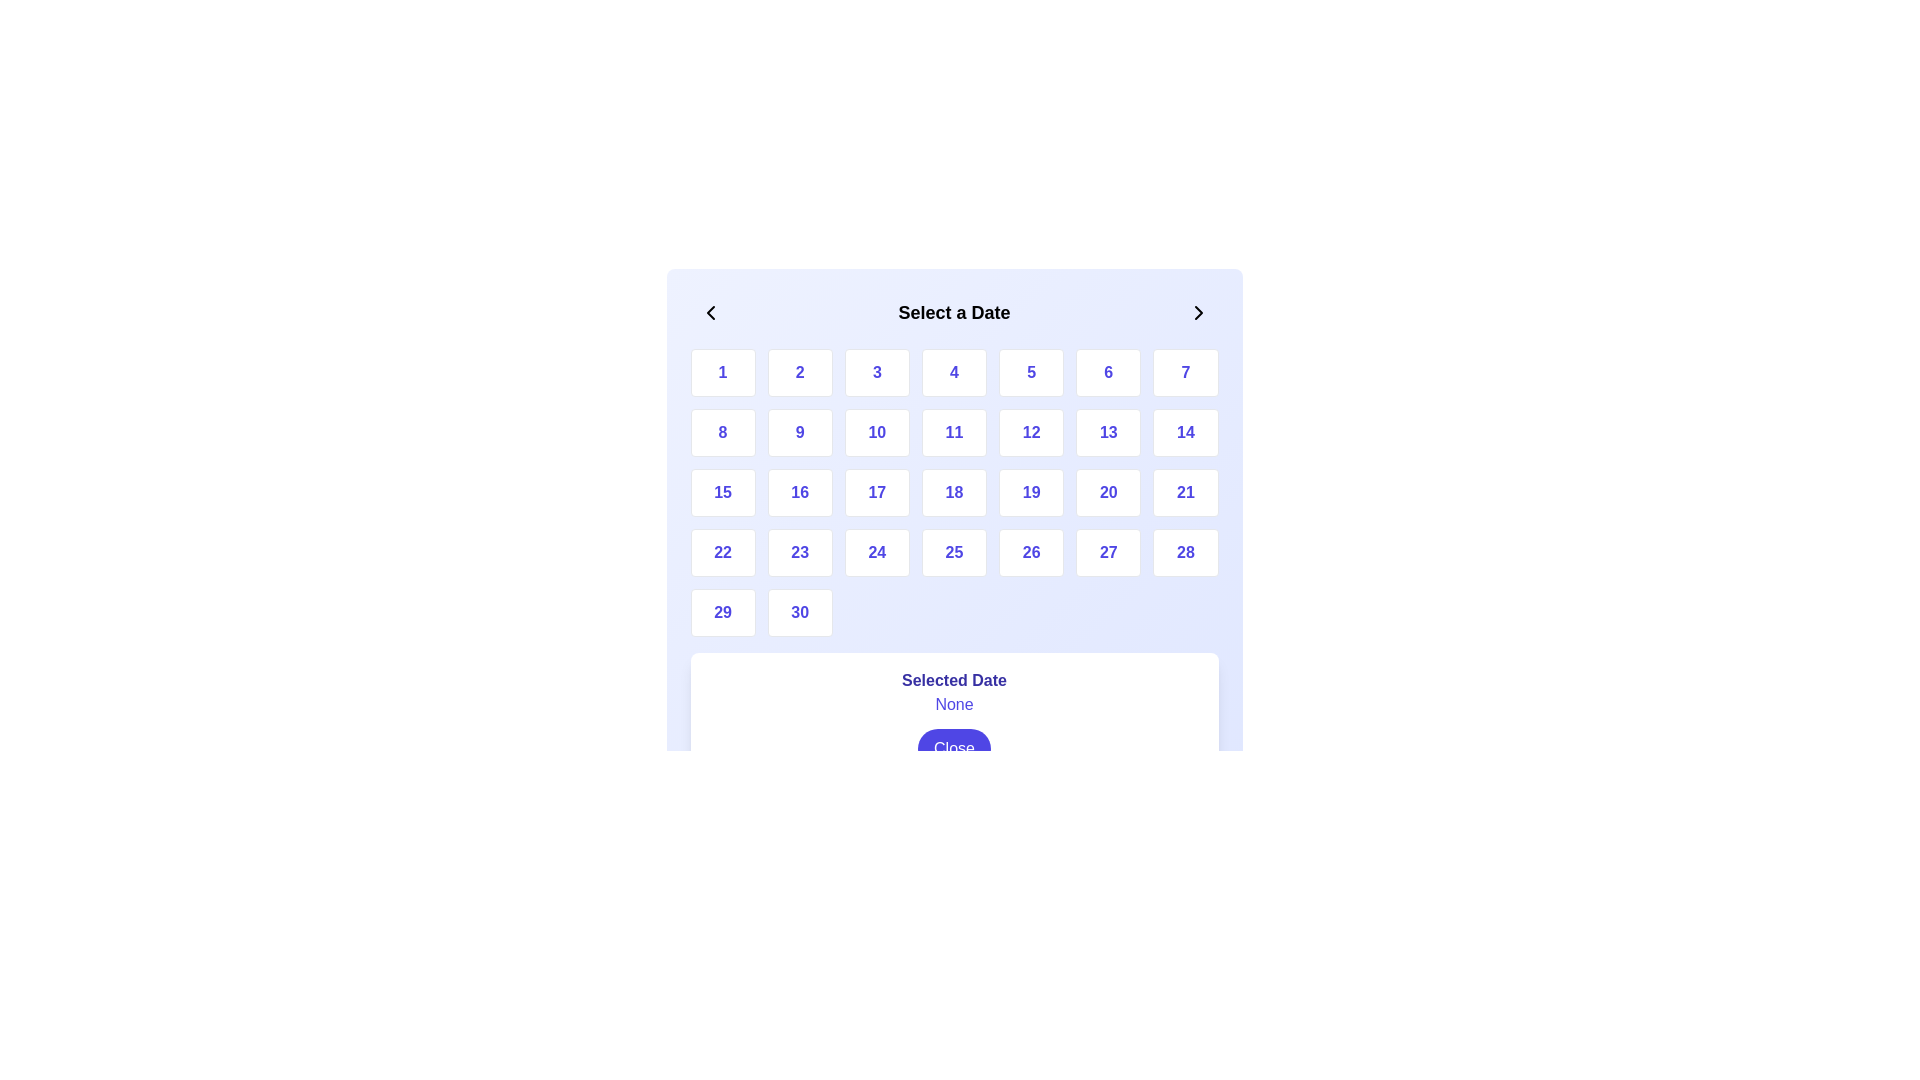 The image size is (1920, 1080). Describe the element at coordinates (1031, 373) in the screenshot. I see `the button representing the 5th day in the calendar interface` at that location.